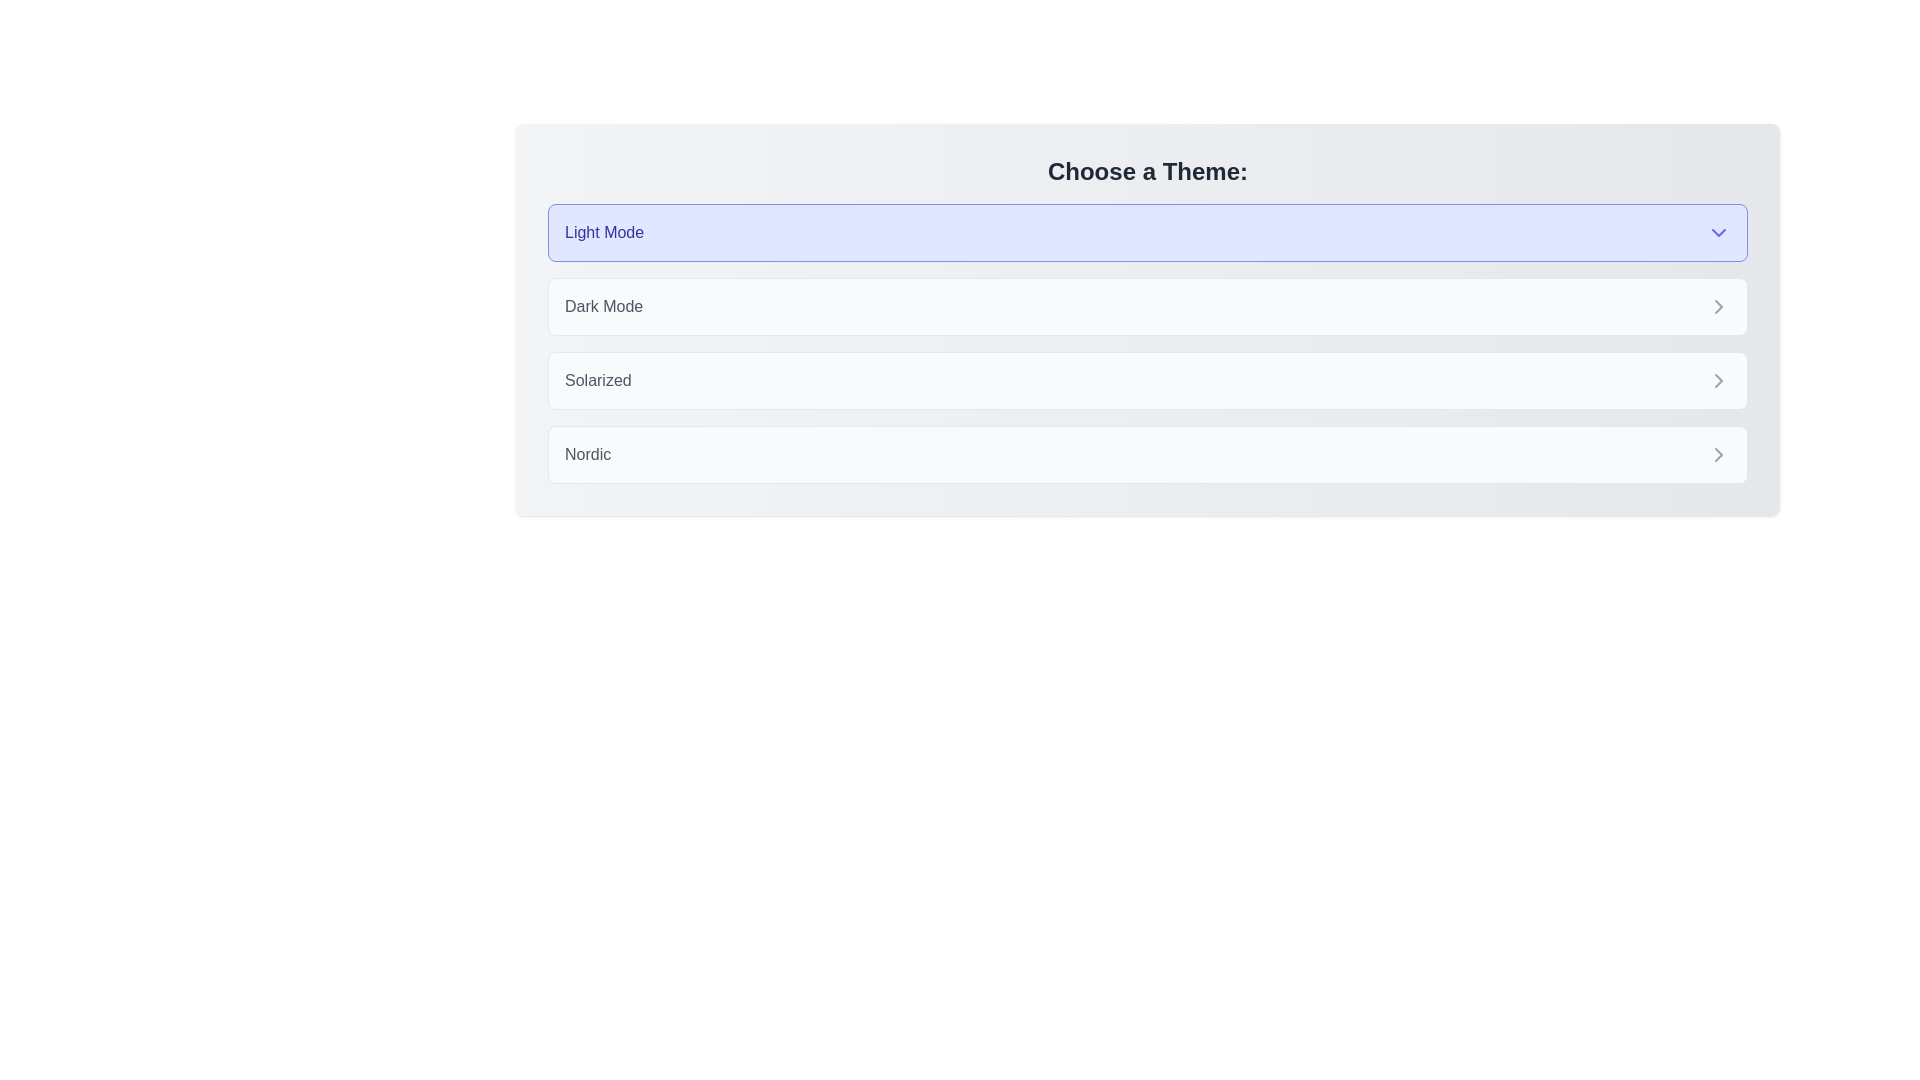  What do you see at coordinates (1147, 455) in the screenshot?
I see `the theme Nordic by clicking on its corresponding chip` at bounding box center [1147, 455].